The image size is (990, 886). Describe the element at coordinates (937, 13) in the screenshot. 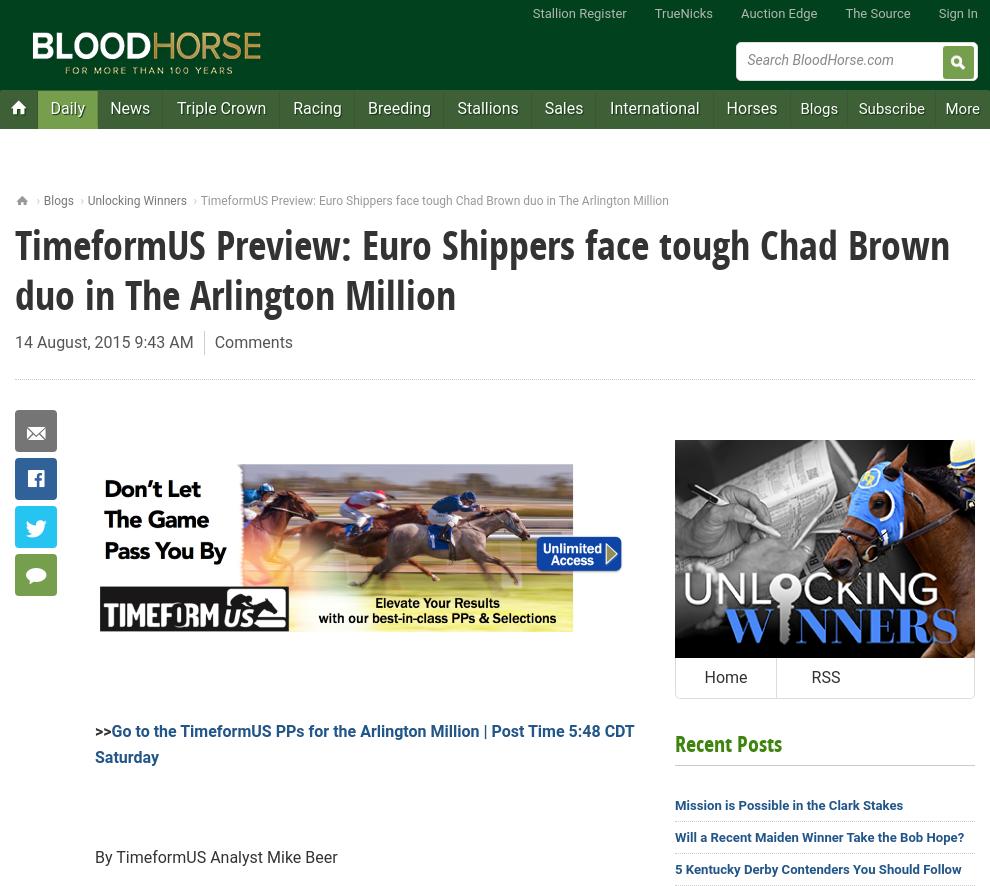

I see `'Sign In'` at that location.